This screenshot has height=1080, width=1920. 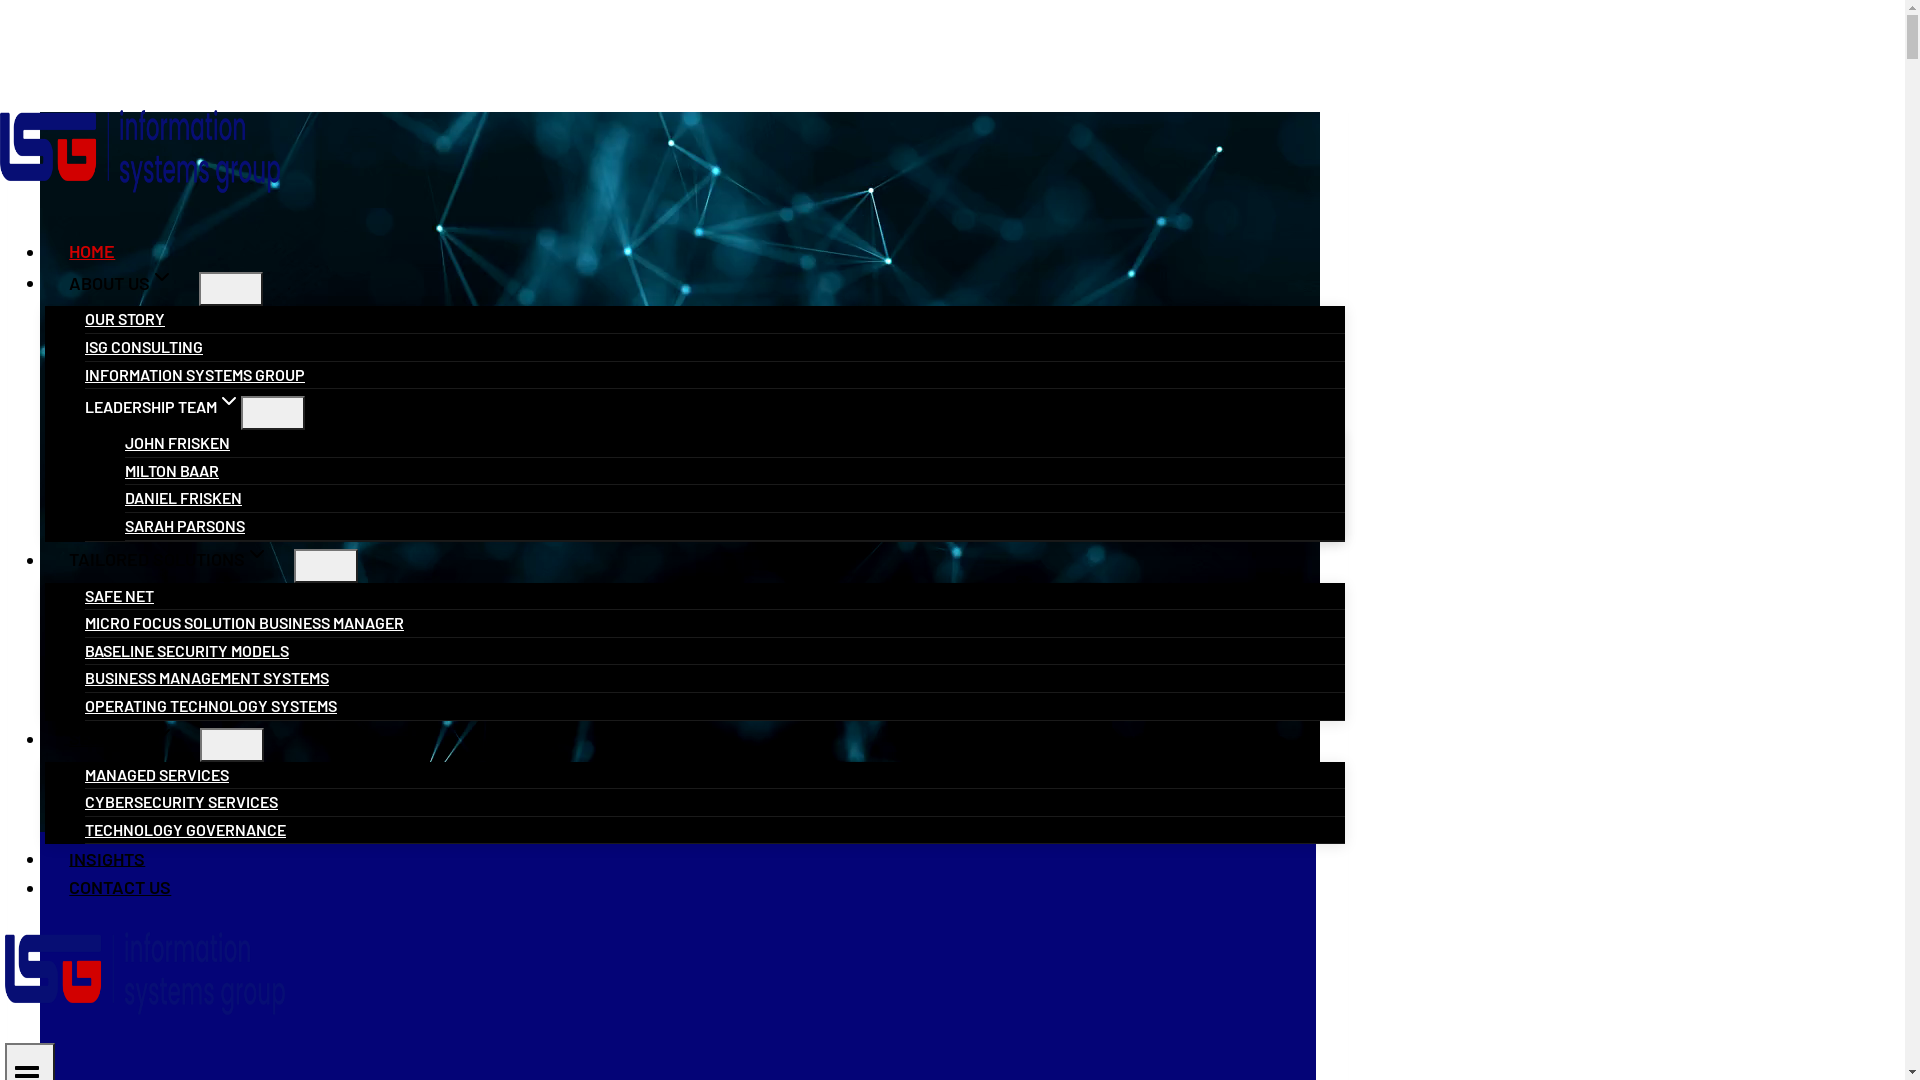 I want to click on 'OUR STORY', so click(x=123, y=317).